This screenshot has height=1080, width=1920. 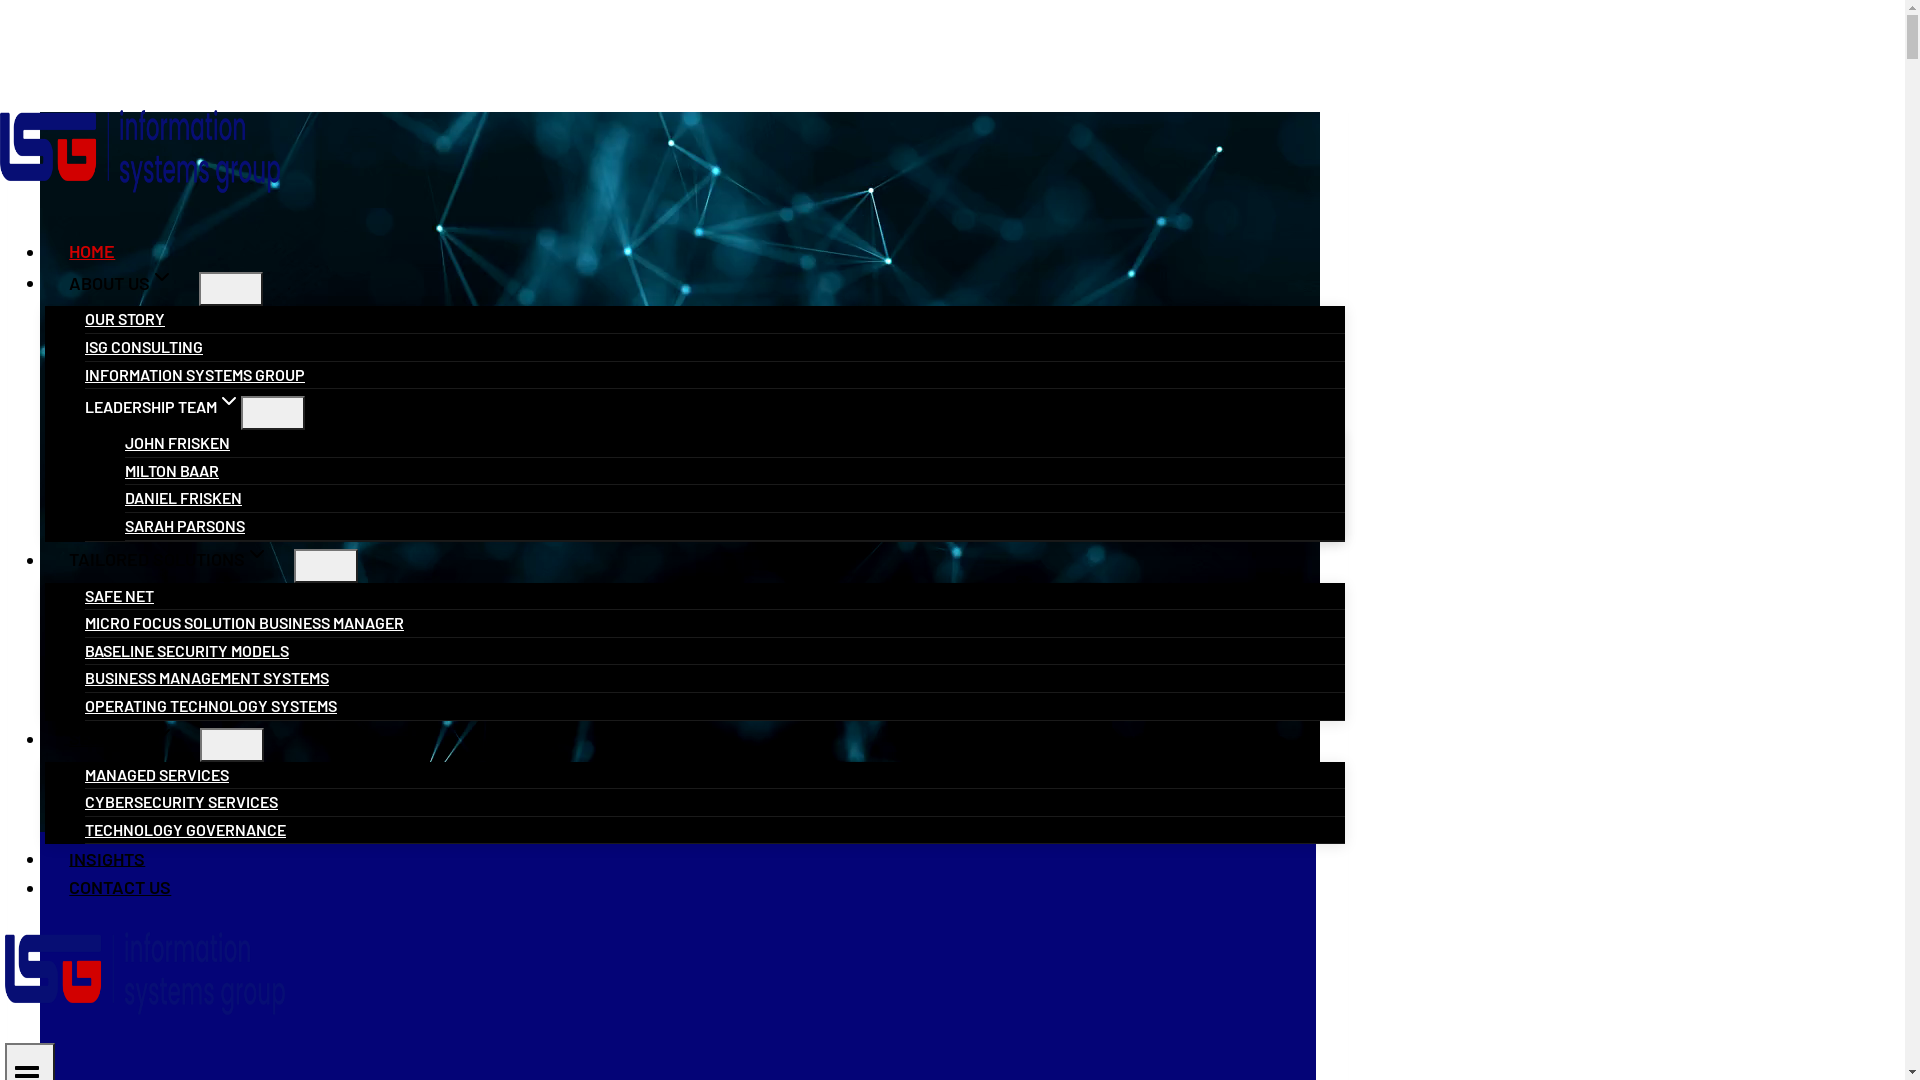 I want to click on 'OUR STORY', so click(x=123, y=317).